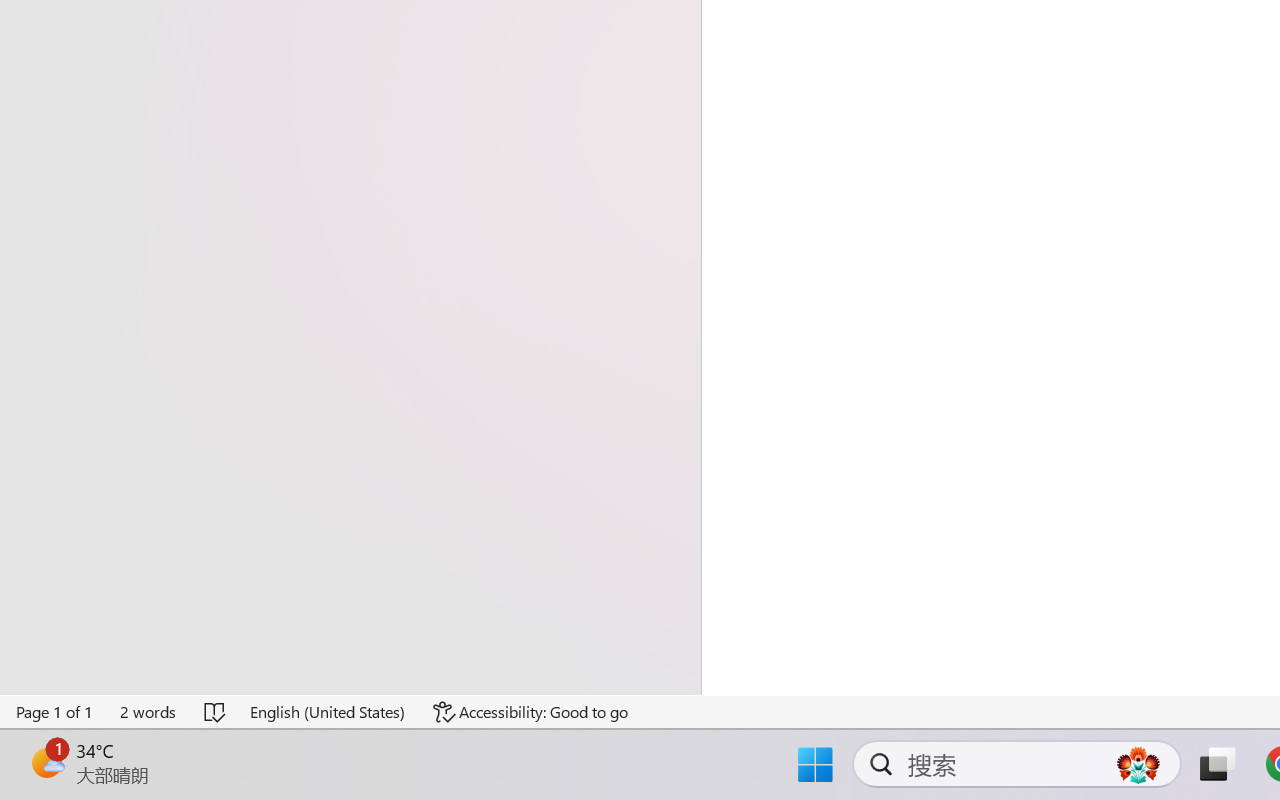  What do you see at coordinates (55, 711) in the screenshot?
I see `'Page Number Page 1 of 1'` at bounding box center [55, 711].